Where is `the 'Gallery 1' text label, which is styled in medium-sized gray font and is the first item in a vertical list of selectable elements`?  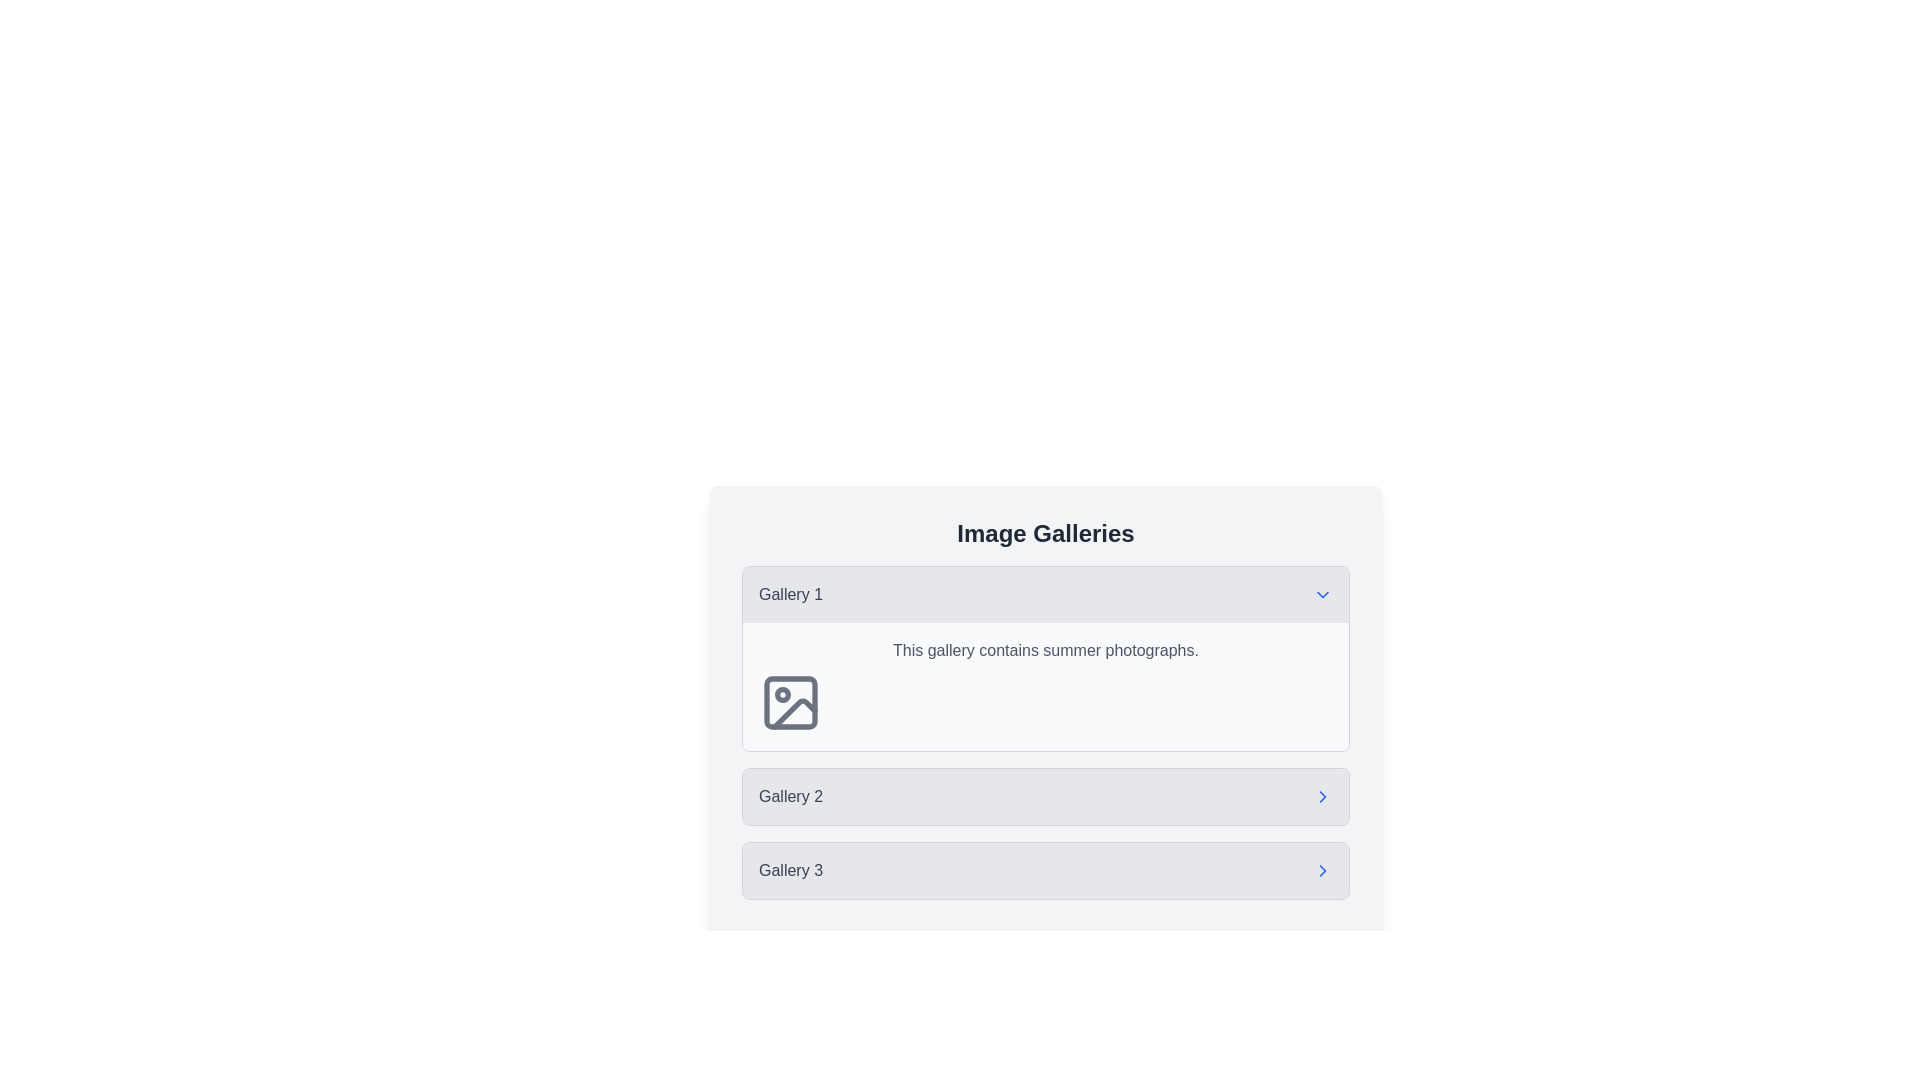
the 'Gallery 1' text label, which is styled in medium-sized gray font and is the first item in a vertical list of selectable elements is located at coordinates (790, 593).